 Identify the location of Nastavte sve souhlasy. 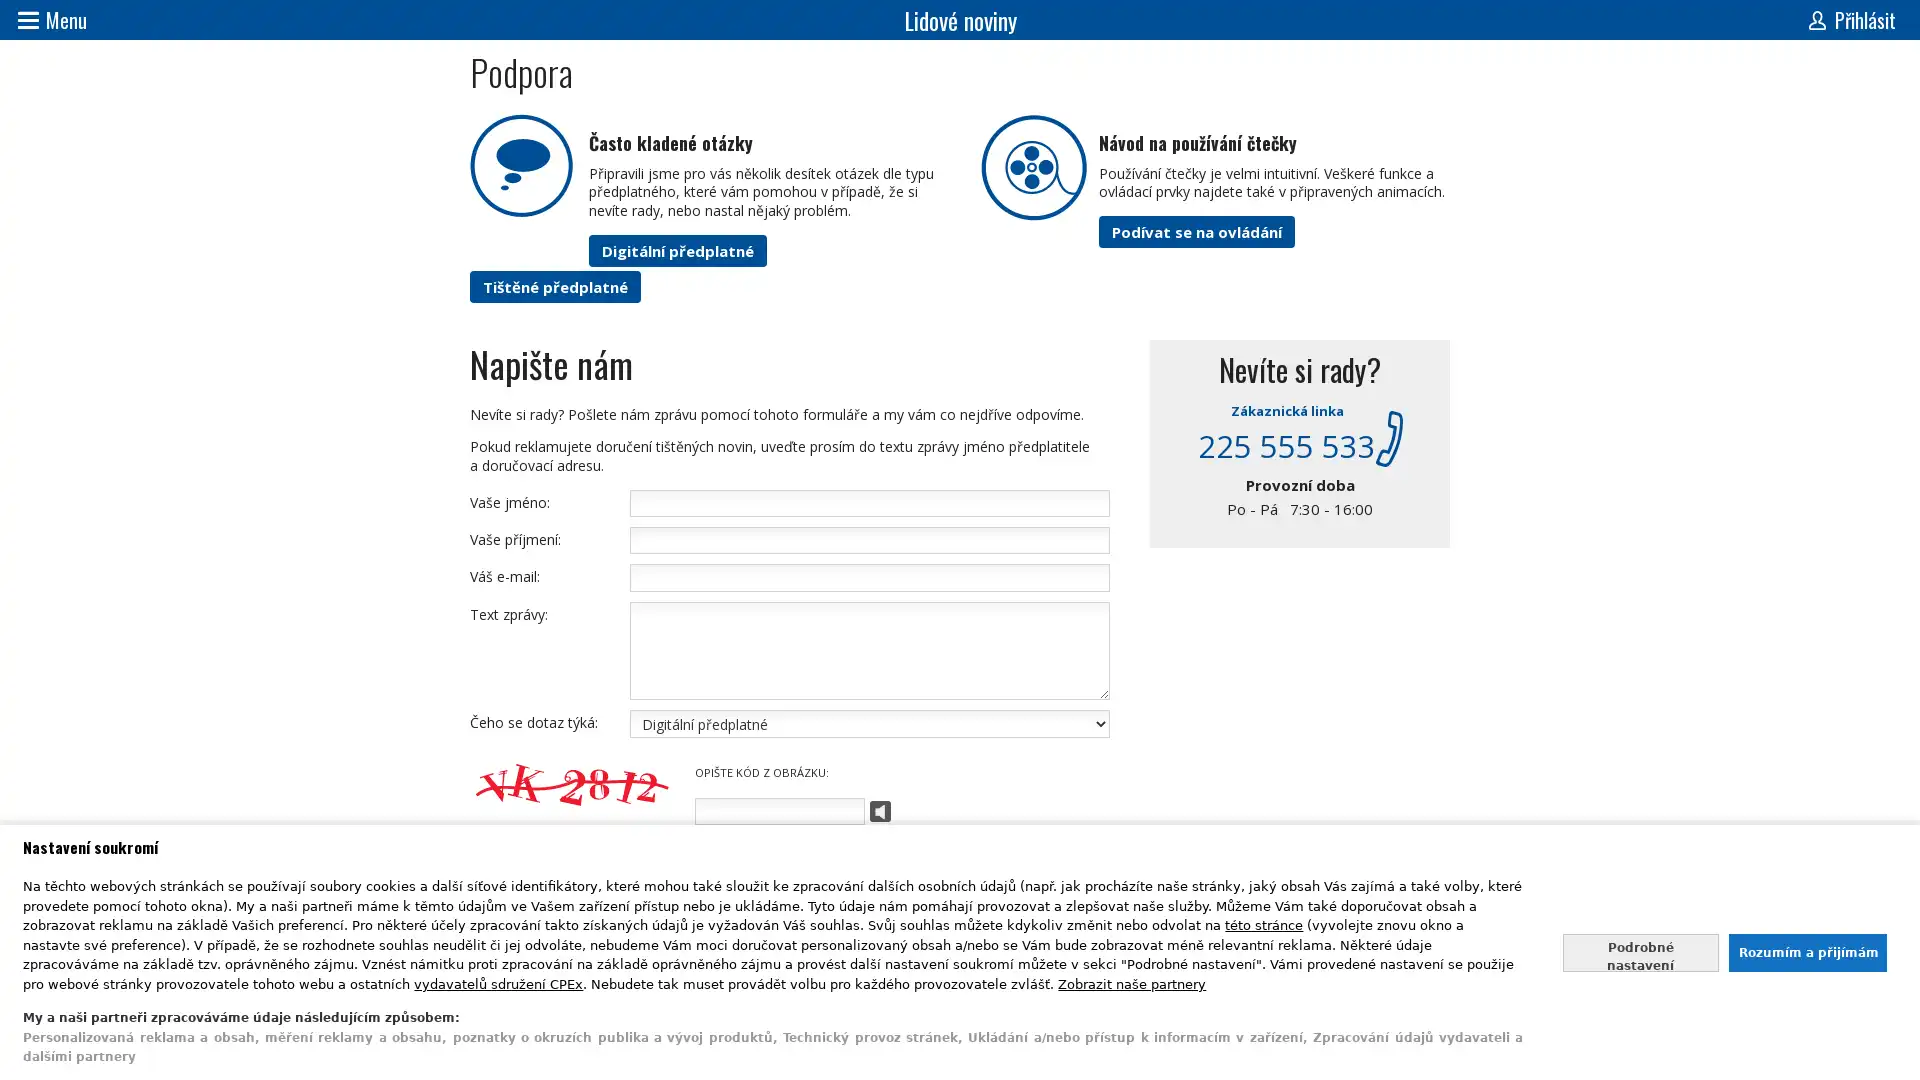
(1640, 951).